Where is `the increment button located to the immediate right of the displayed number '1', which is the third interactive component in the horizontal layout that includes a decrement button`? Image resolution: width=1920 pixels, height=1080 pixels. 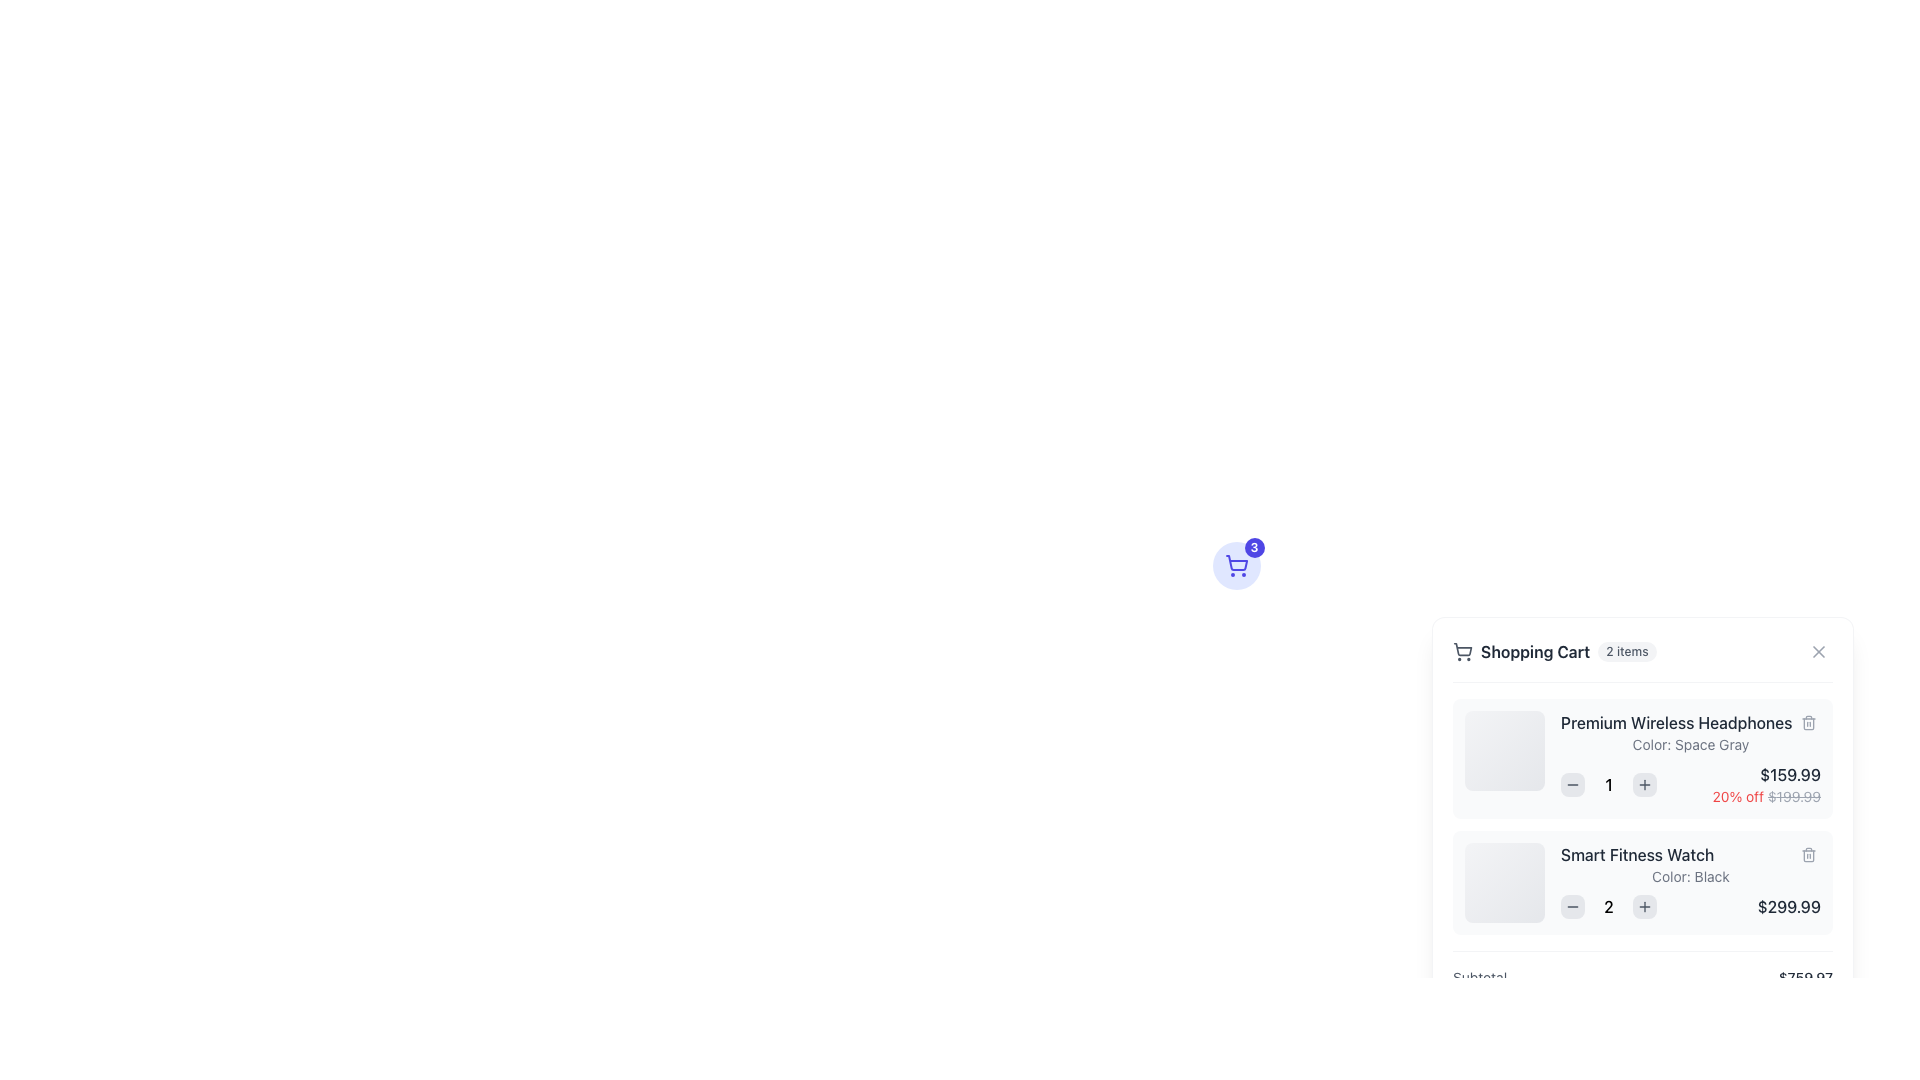
the increment button located to the immediate right of the displayed number '1', which is the third interactive component in the horizontal layout that includes a decrement button is located at coordinates (1645, 784).